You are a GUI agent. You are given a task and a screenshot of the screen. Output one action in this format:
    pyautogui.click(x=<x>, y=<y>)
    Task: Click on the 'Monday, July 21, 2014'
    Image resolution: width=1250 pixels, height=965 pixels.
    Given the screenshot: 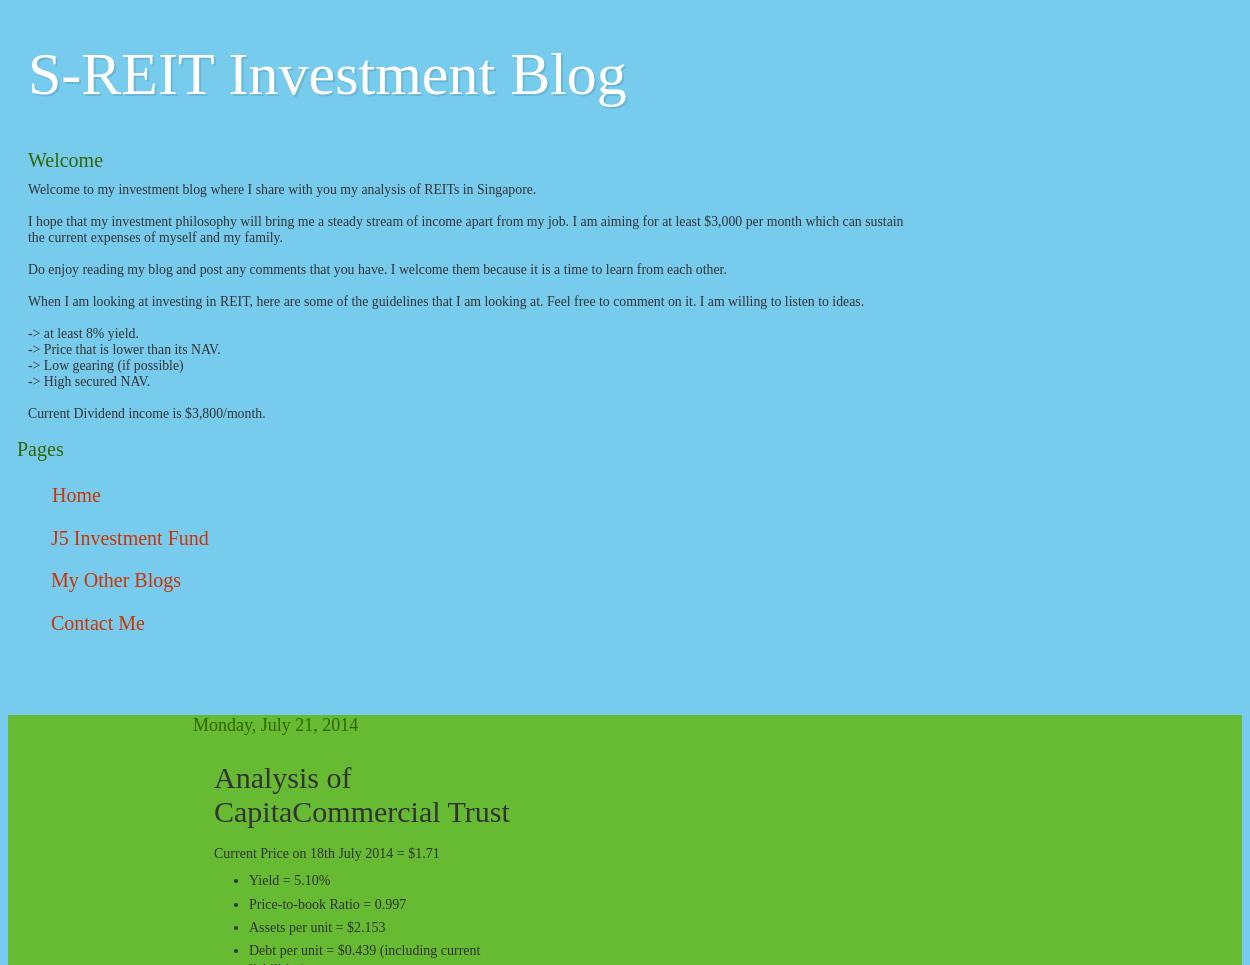 What is the action you would take?
    pyautogui.click(x=192, y=724)
    